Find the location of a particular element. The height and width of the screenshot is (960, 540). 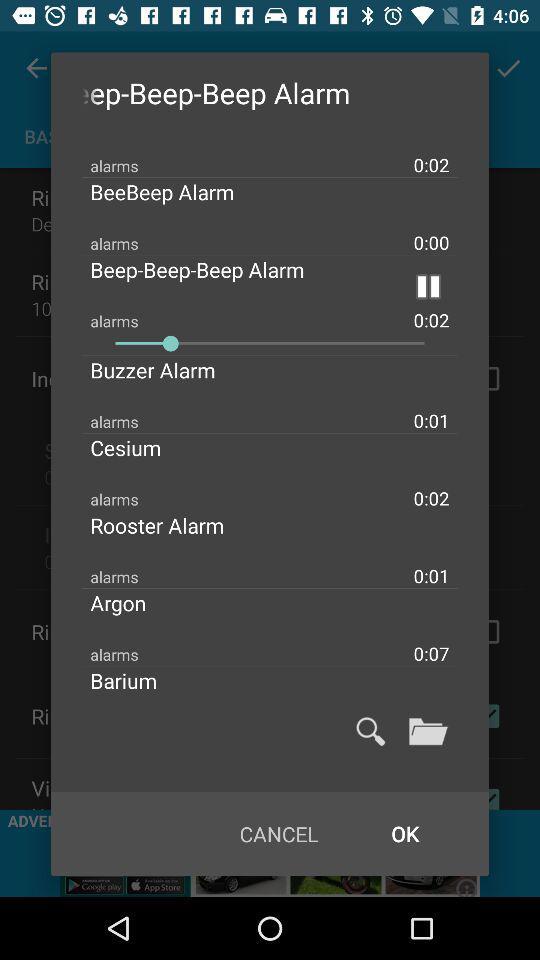

barium item is located at coordinates (139, 680).